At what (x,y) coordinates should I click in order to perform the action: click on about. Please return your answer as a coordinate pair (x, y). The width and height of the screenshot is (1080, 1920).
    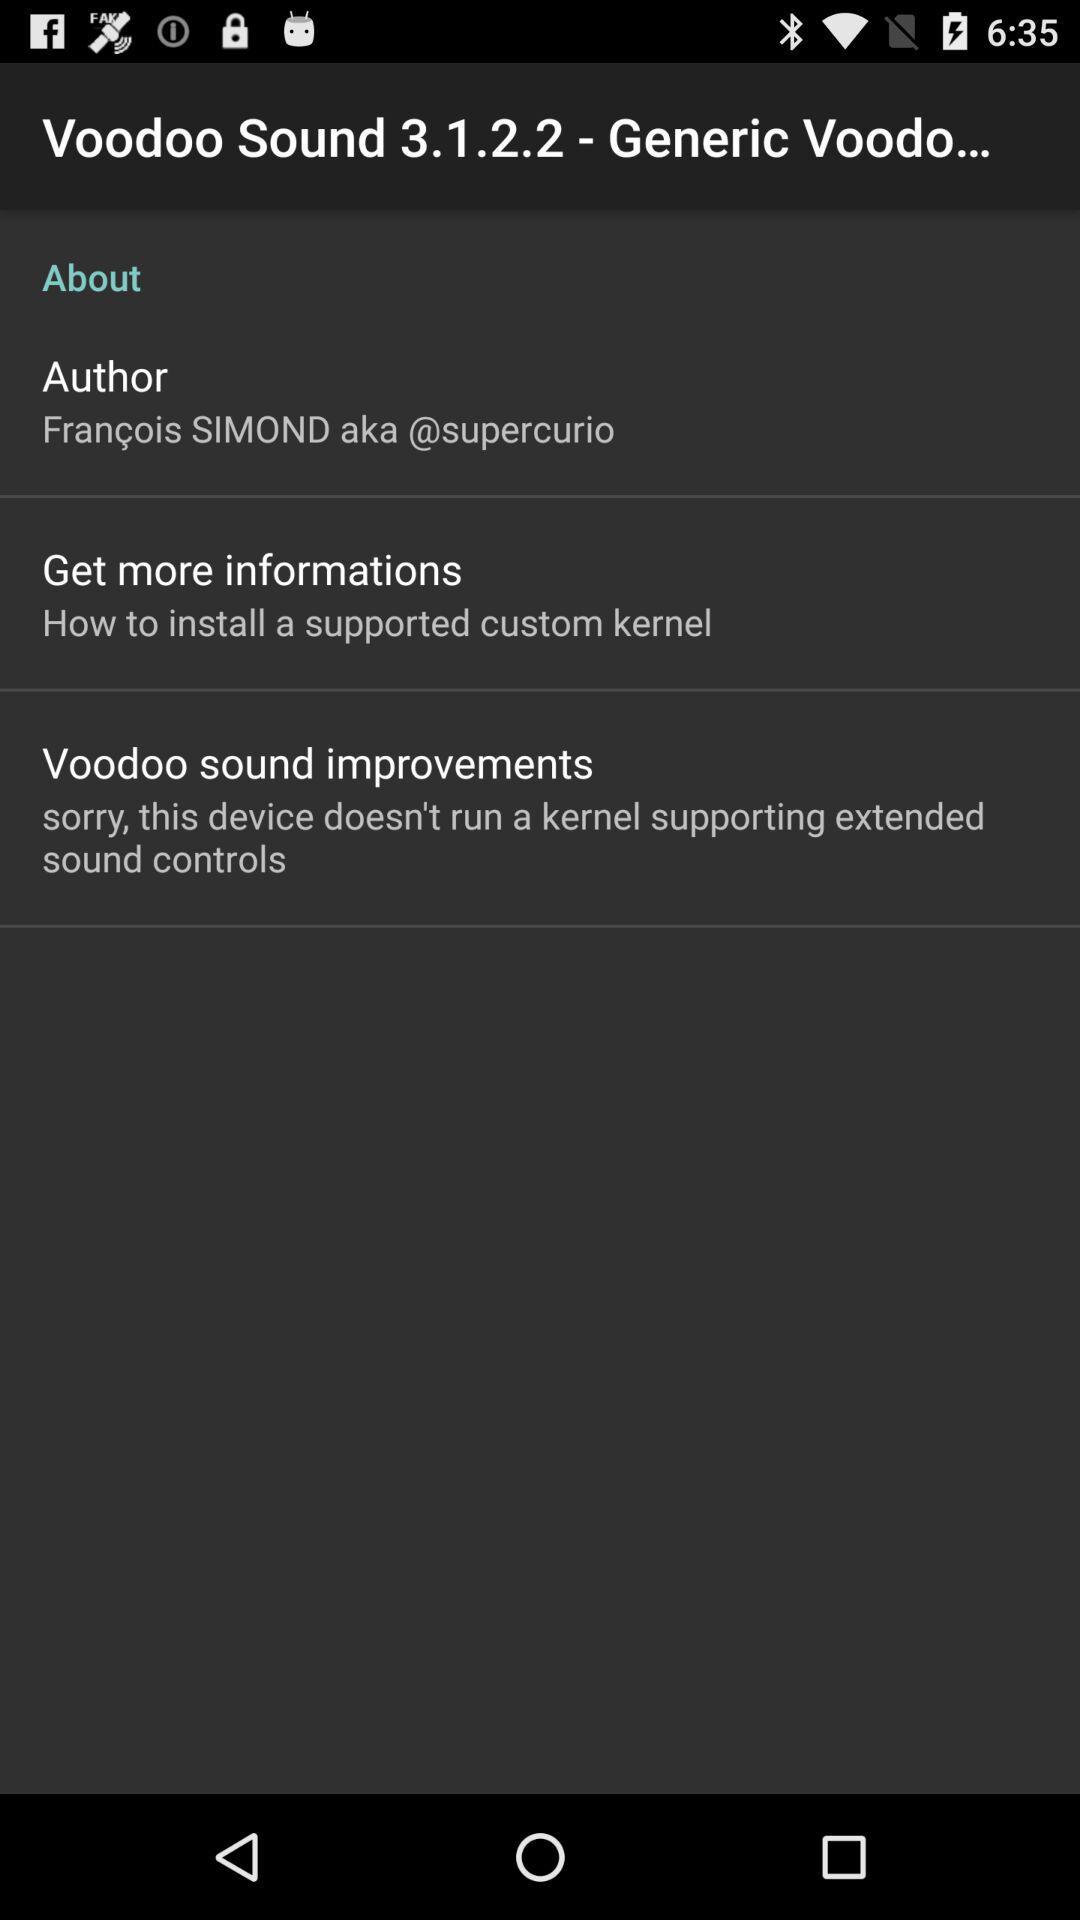
    Looking at the image, I should click on (540, 254).